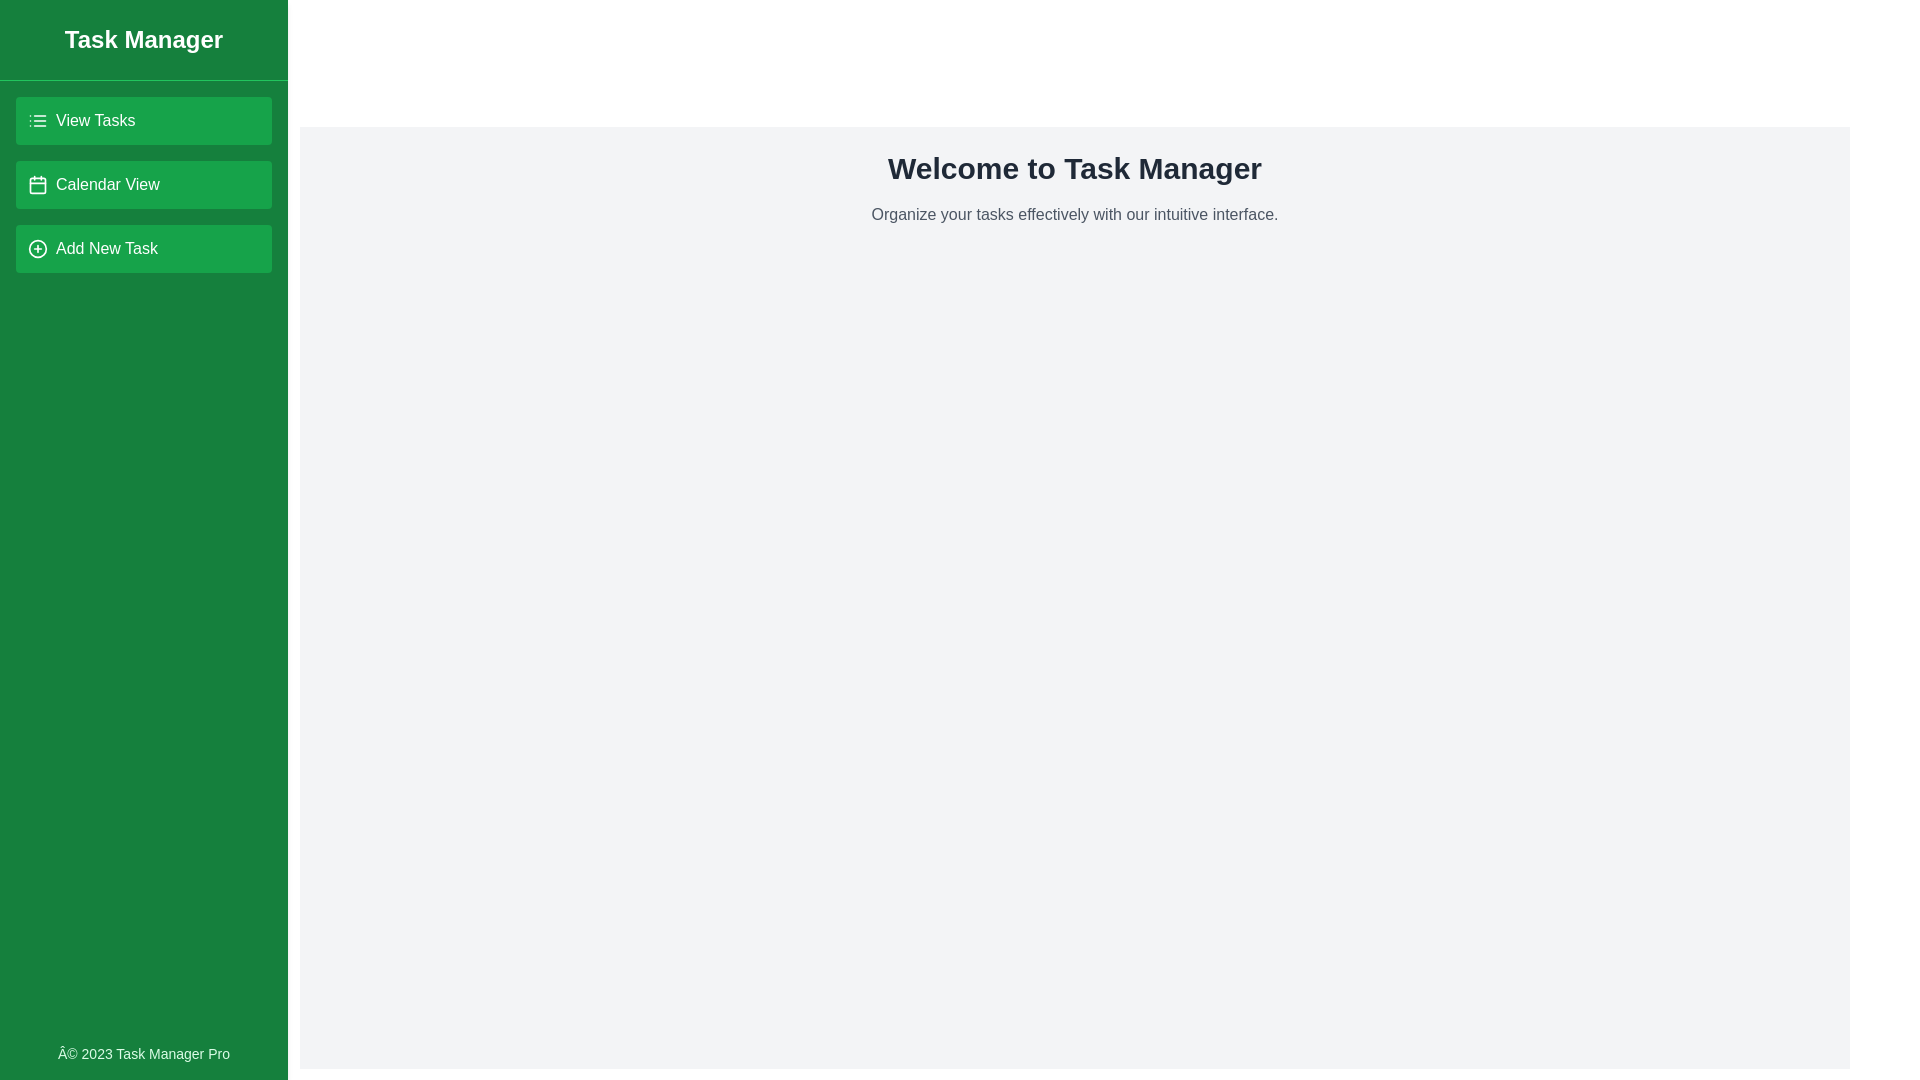  Describe the element at coordinates (143, 120) in the screenshot. I see `the 'View Tasks' button` at that location.